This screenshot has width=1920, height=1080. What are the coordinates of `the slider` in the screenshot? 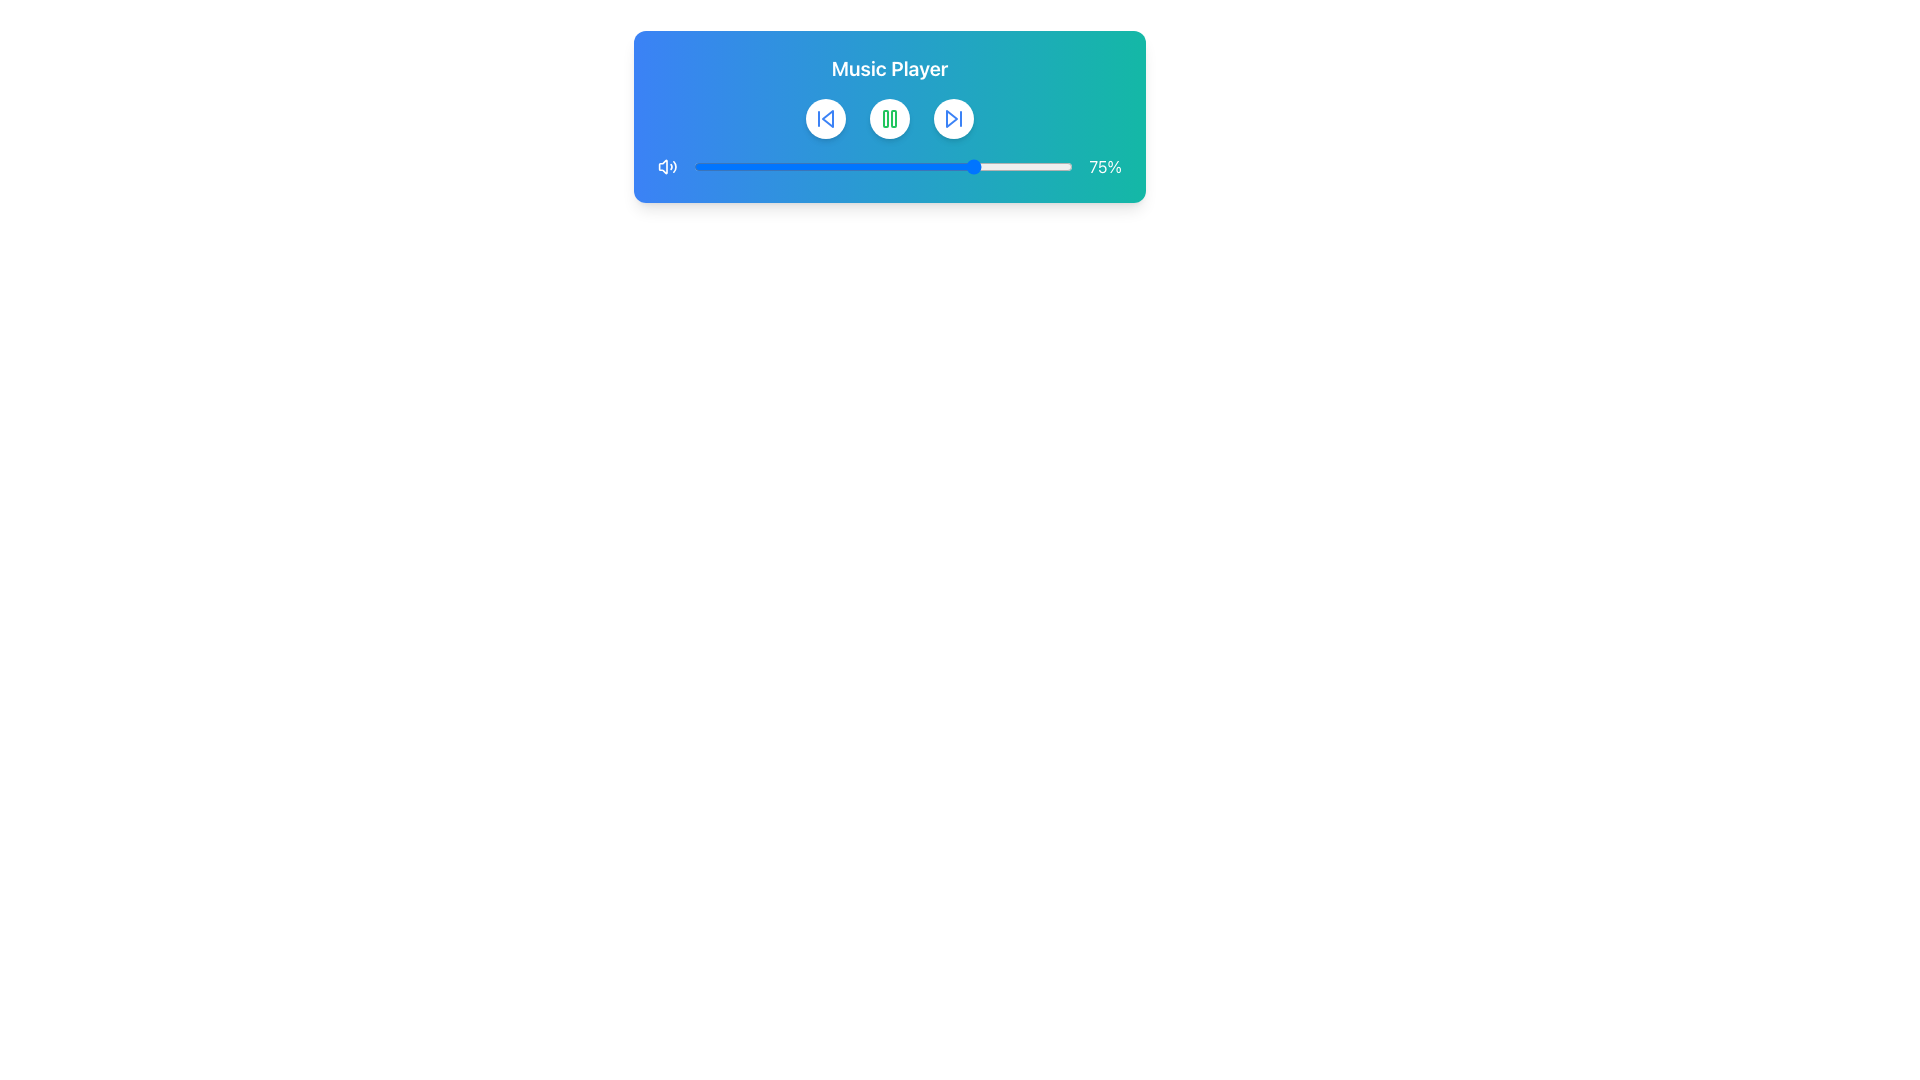 It's located at (966, 165).